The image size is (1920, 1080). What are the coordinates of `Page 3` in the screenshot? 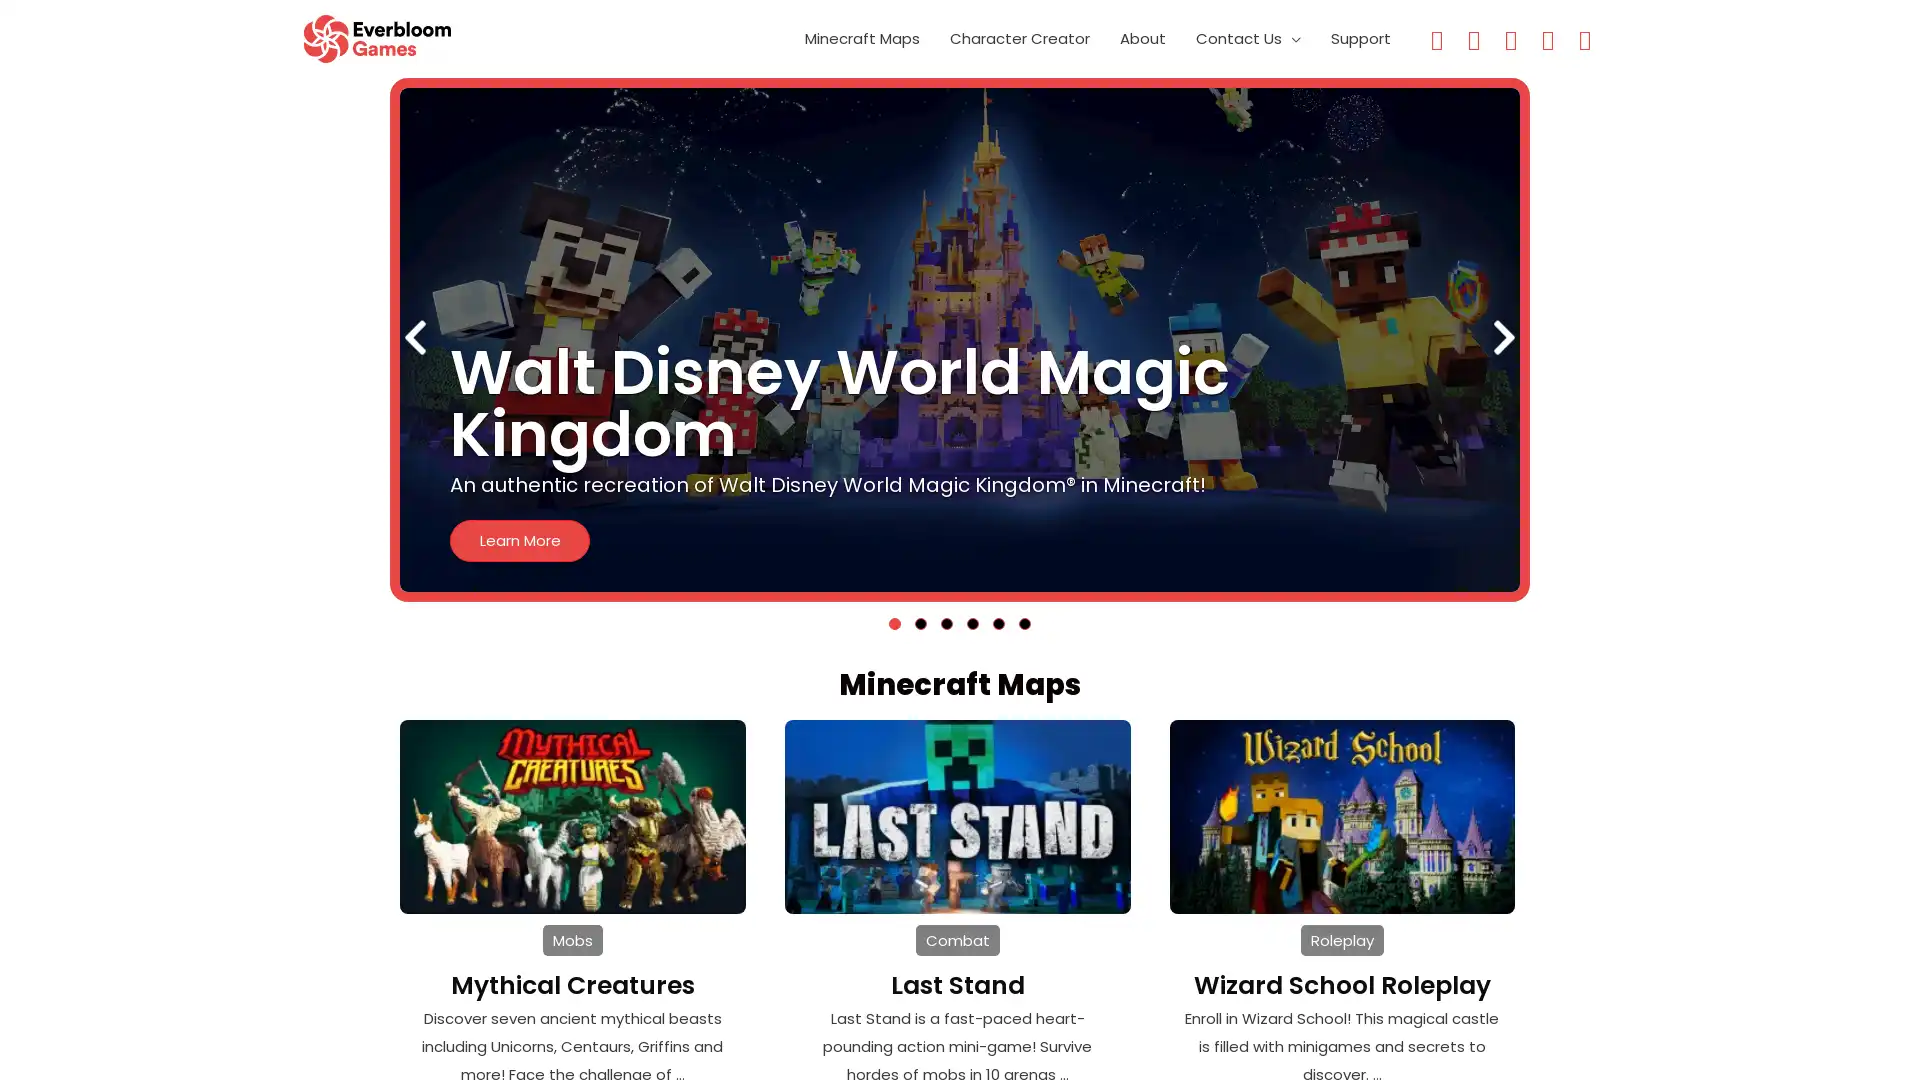 It's located at (945, 622).